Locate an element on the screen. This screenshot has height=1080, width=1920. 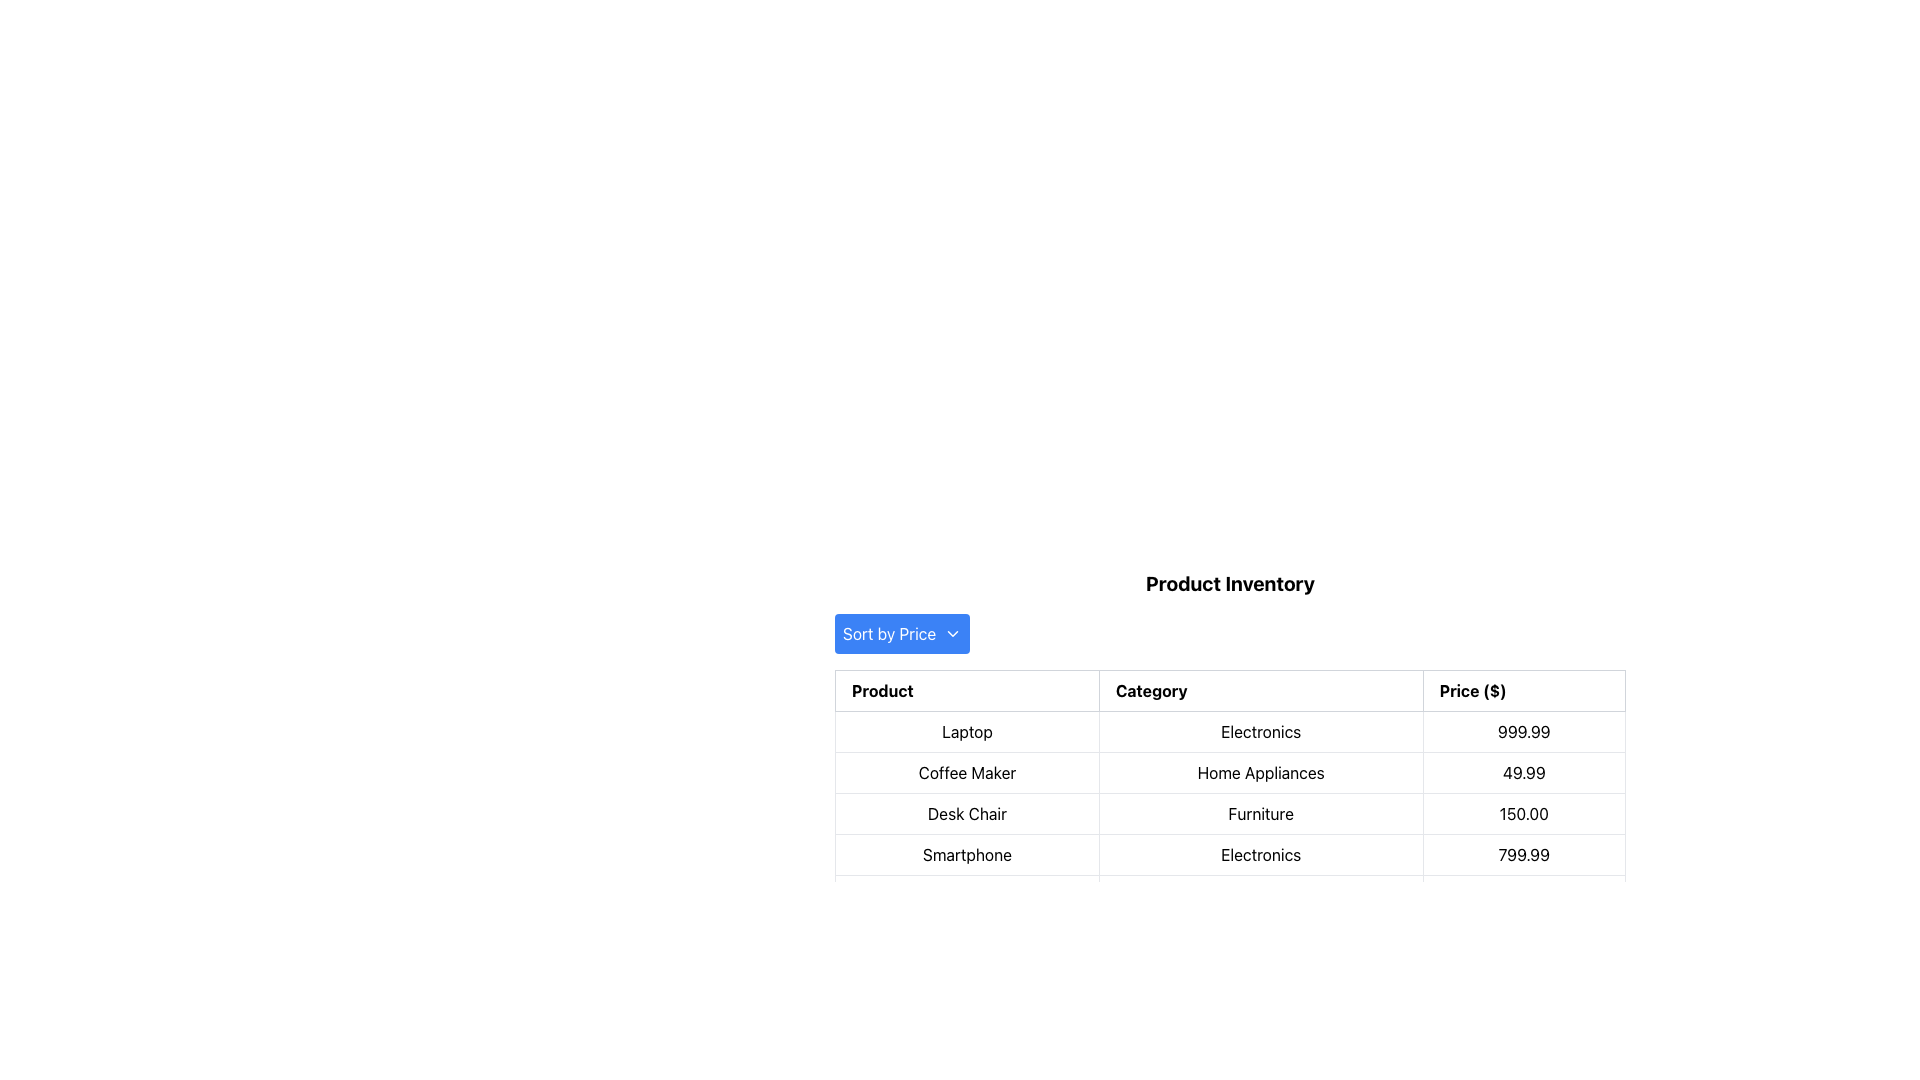
the Dropdown button located below the 'Product Inventory' title is located at coordinates (901, 633).